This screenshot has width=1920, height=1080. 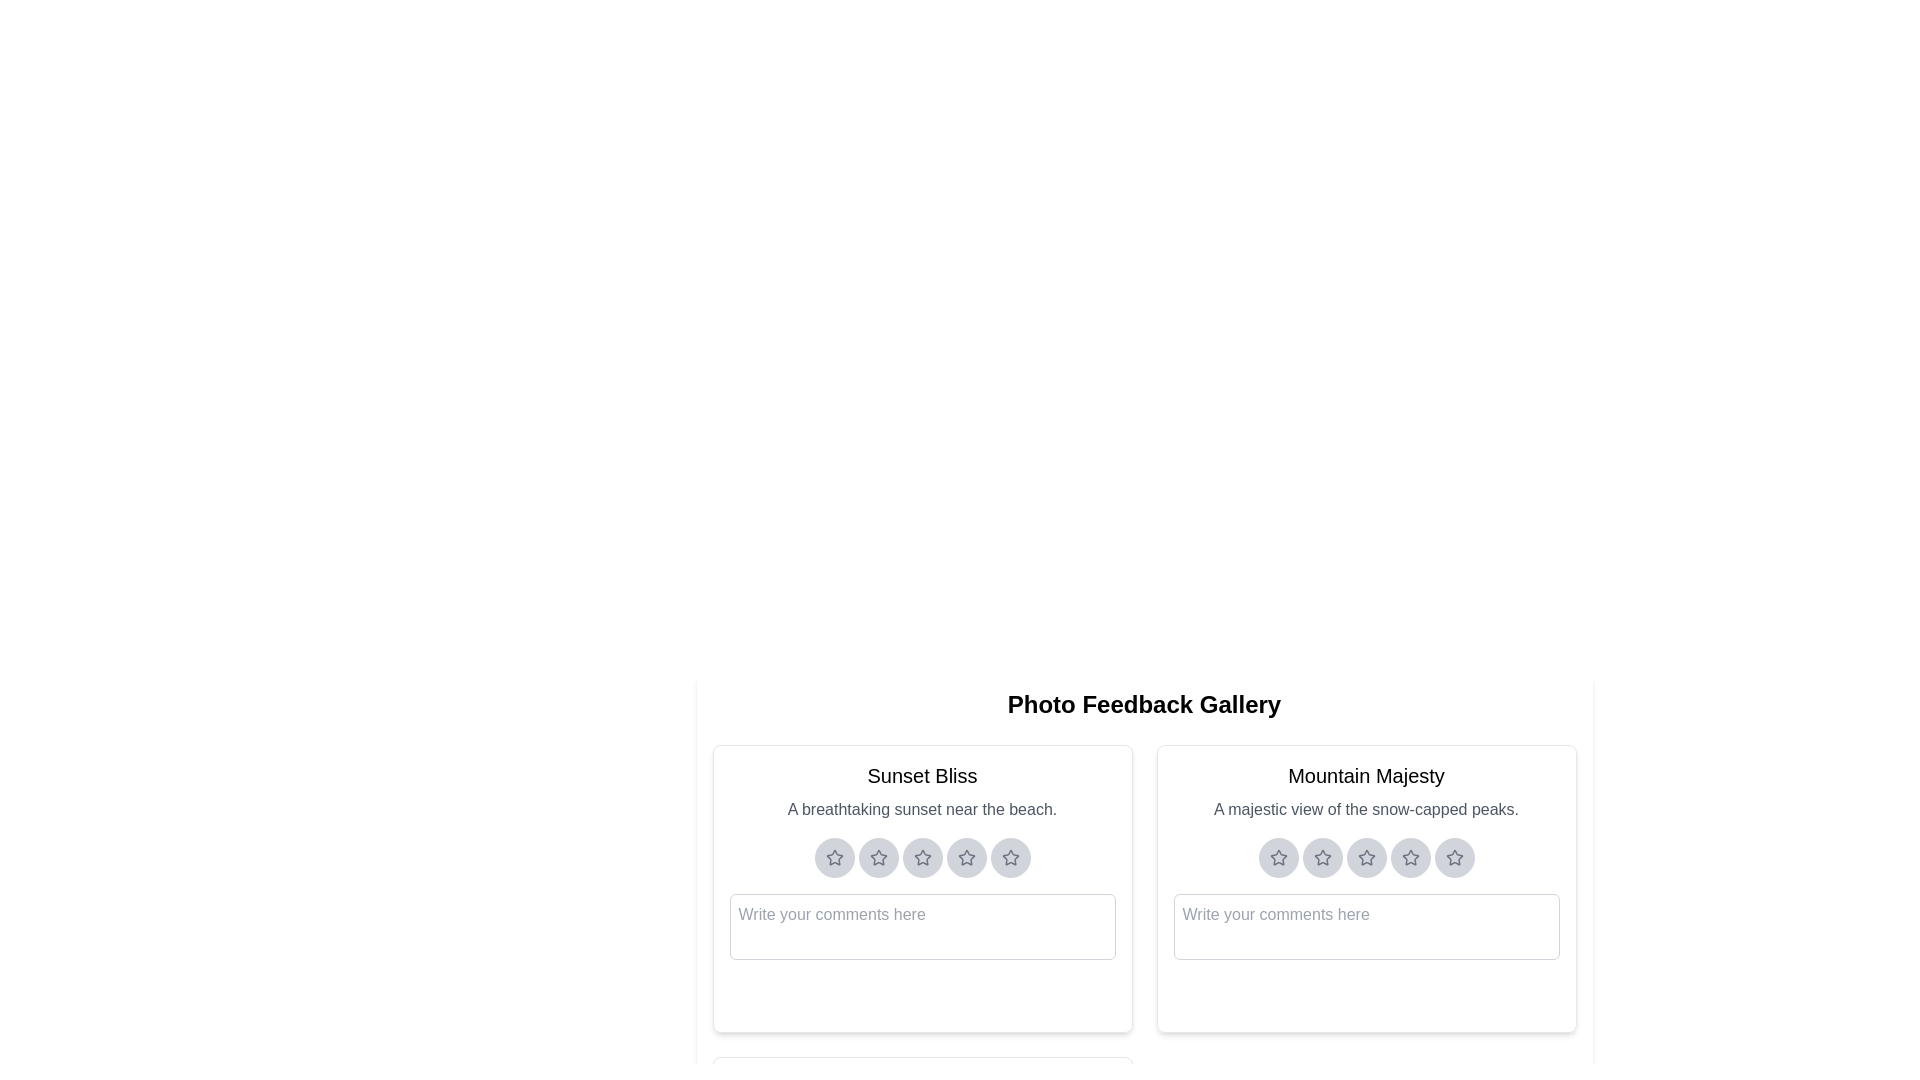 I want to click on the third circular button in the 5-star rating system below the text 'Mountain Majesty', so click(x=1365, y=856).